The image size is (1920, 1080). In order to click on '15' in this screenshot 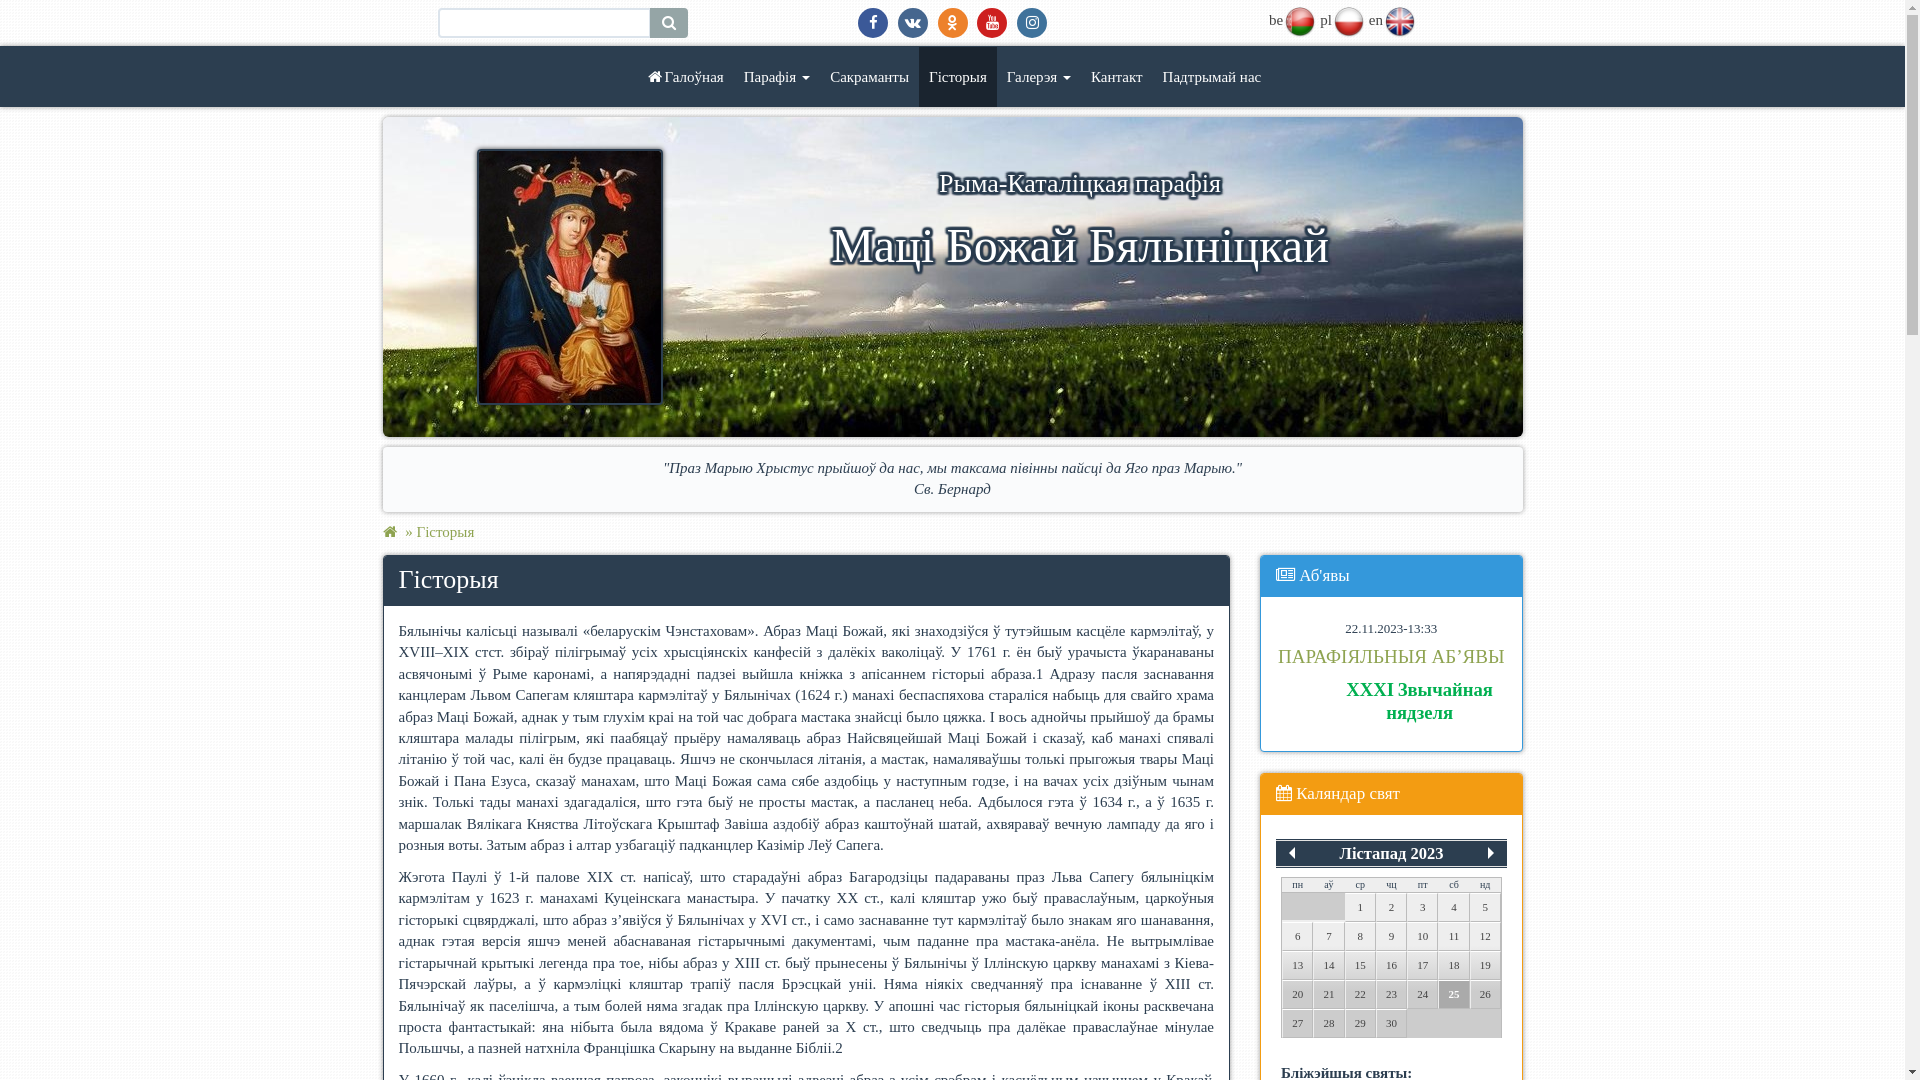, I will do `click(1360, 964)`.